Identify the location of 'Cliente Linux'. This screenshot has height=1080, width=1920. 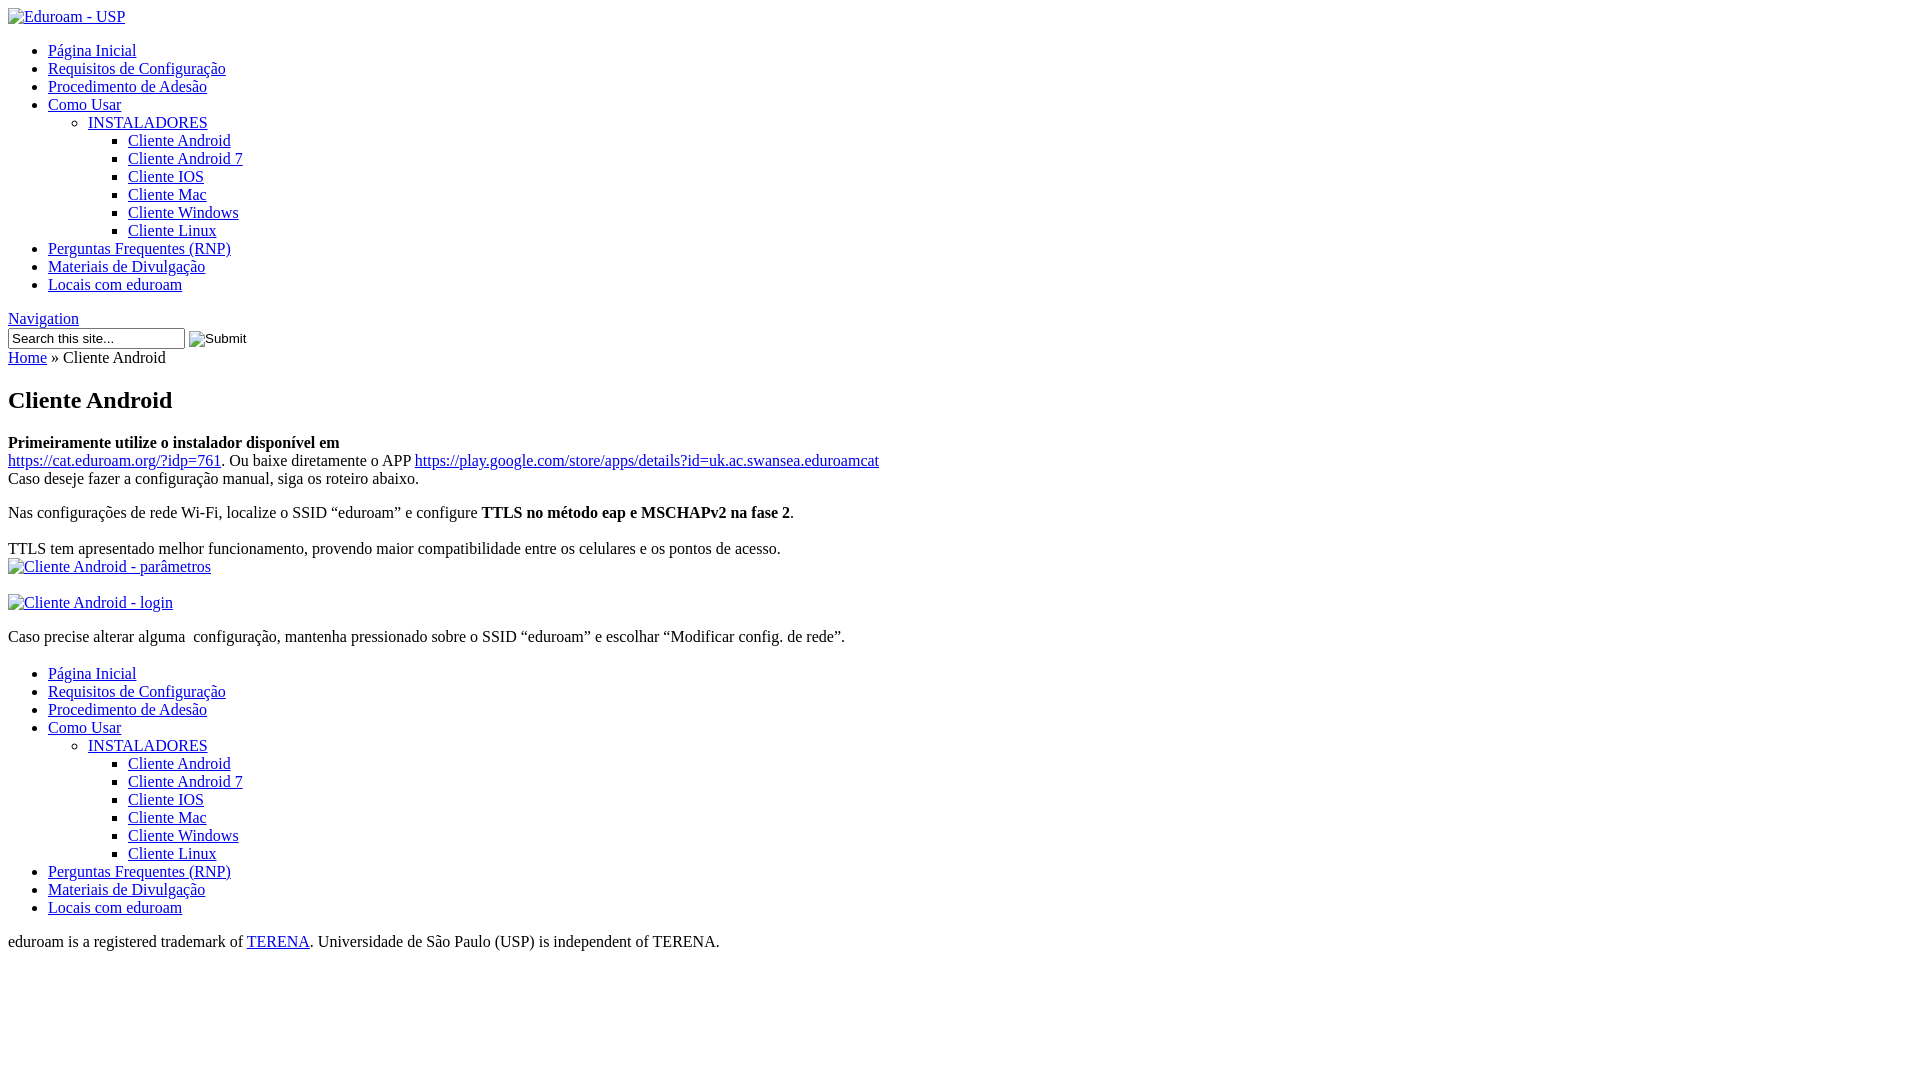
(172, 853).